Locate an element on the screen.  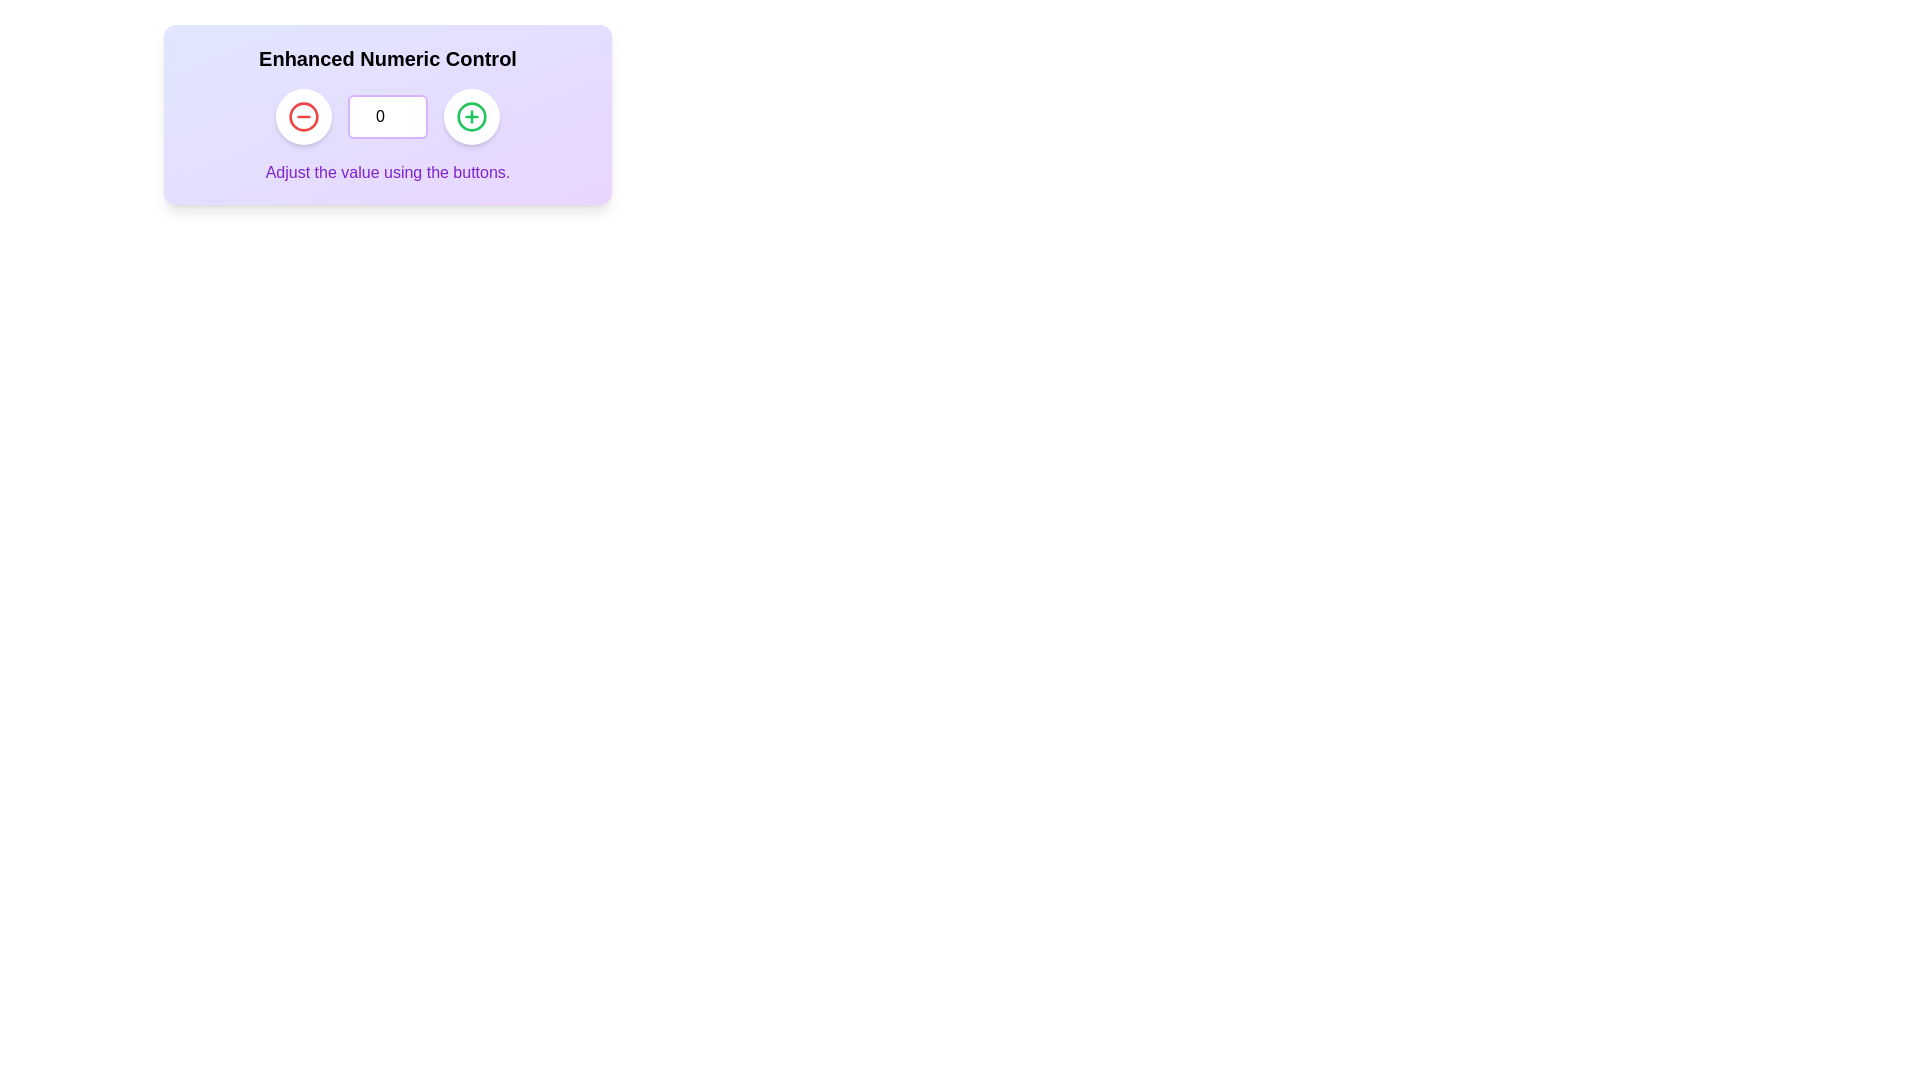
the circular button with a green plus sign, which is the third interactive component in a numeric control interface is located at coordinates (470, 116).